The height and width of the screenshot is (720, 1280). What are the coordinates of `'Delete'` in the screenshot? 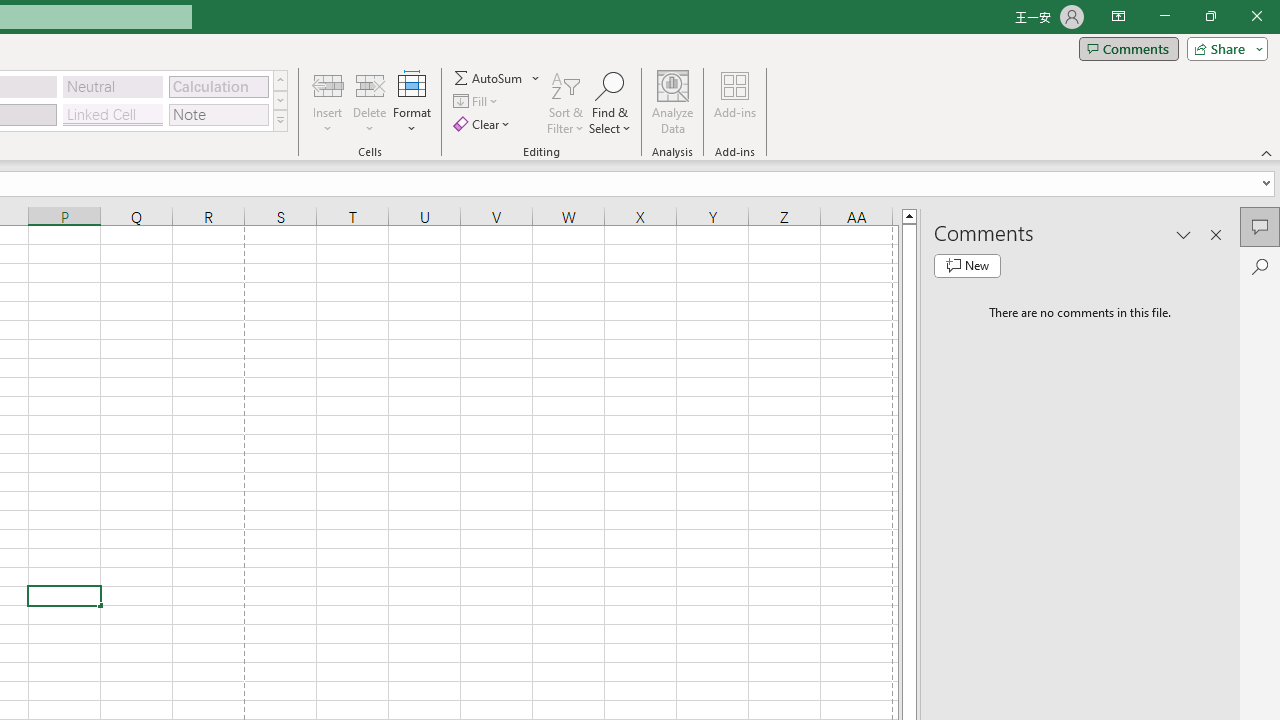 It's located at (369, 103).